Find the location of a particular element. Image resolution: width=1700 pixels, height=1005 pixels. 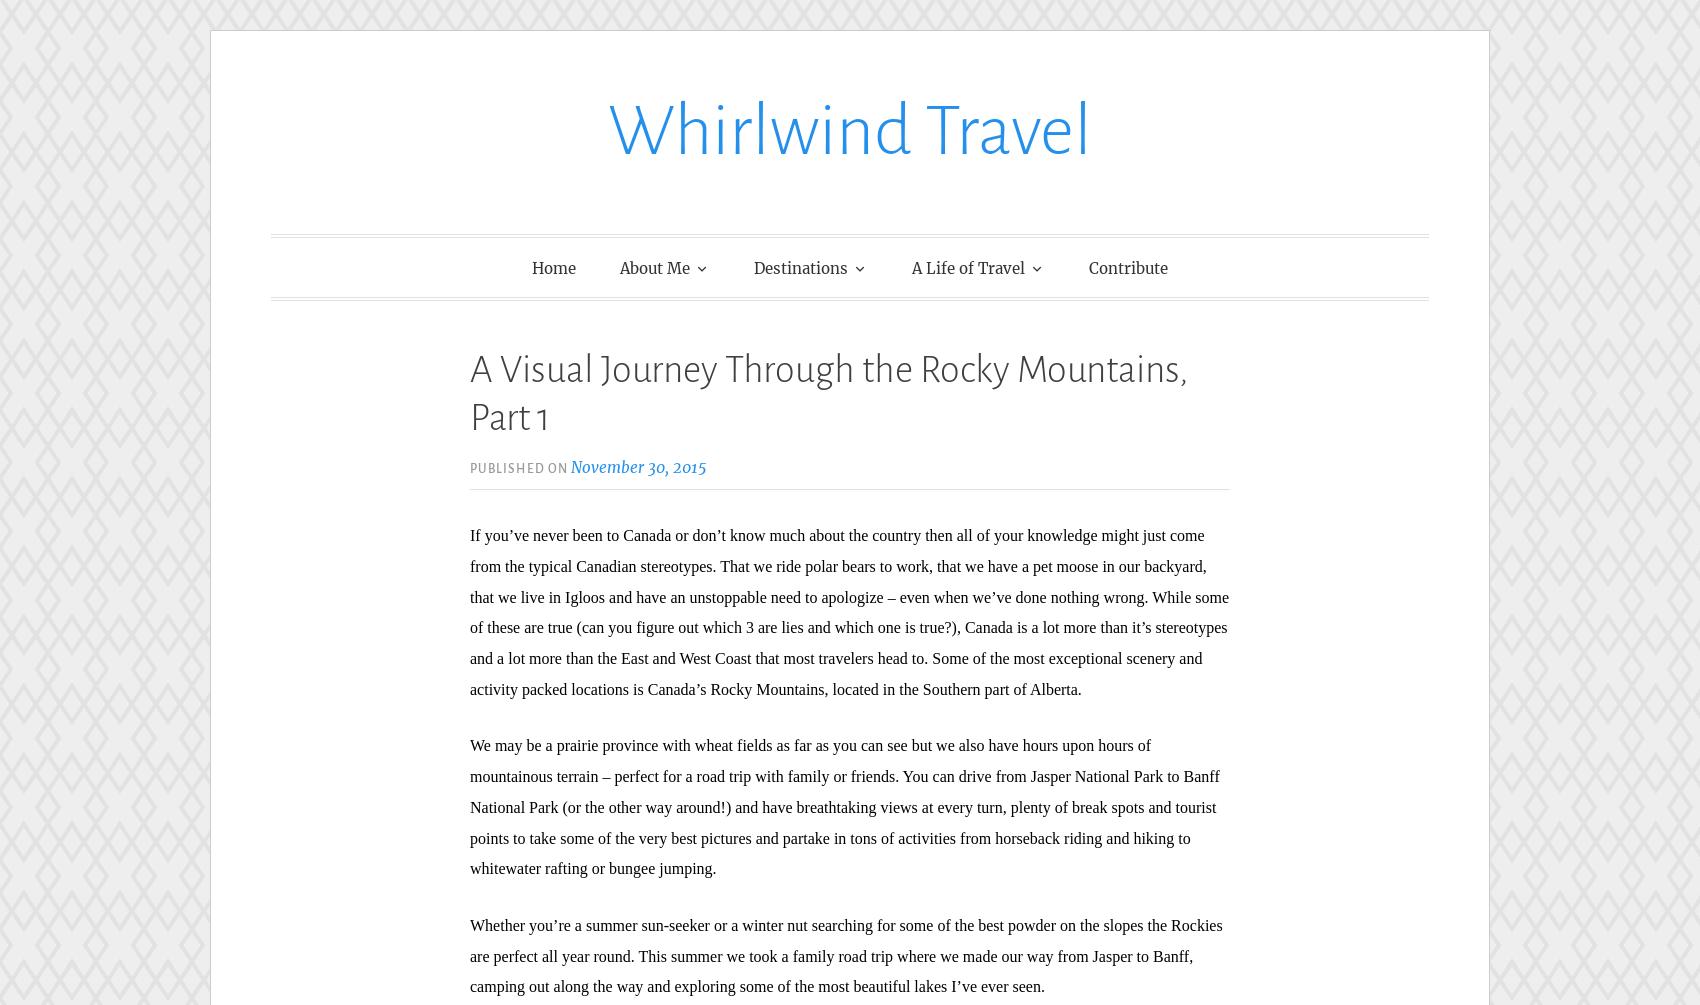

'A Life of Travel' is located at coordinates (967, 266).